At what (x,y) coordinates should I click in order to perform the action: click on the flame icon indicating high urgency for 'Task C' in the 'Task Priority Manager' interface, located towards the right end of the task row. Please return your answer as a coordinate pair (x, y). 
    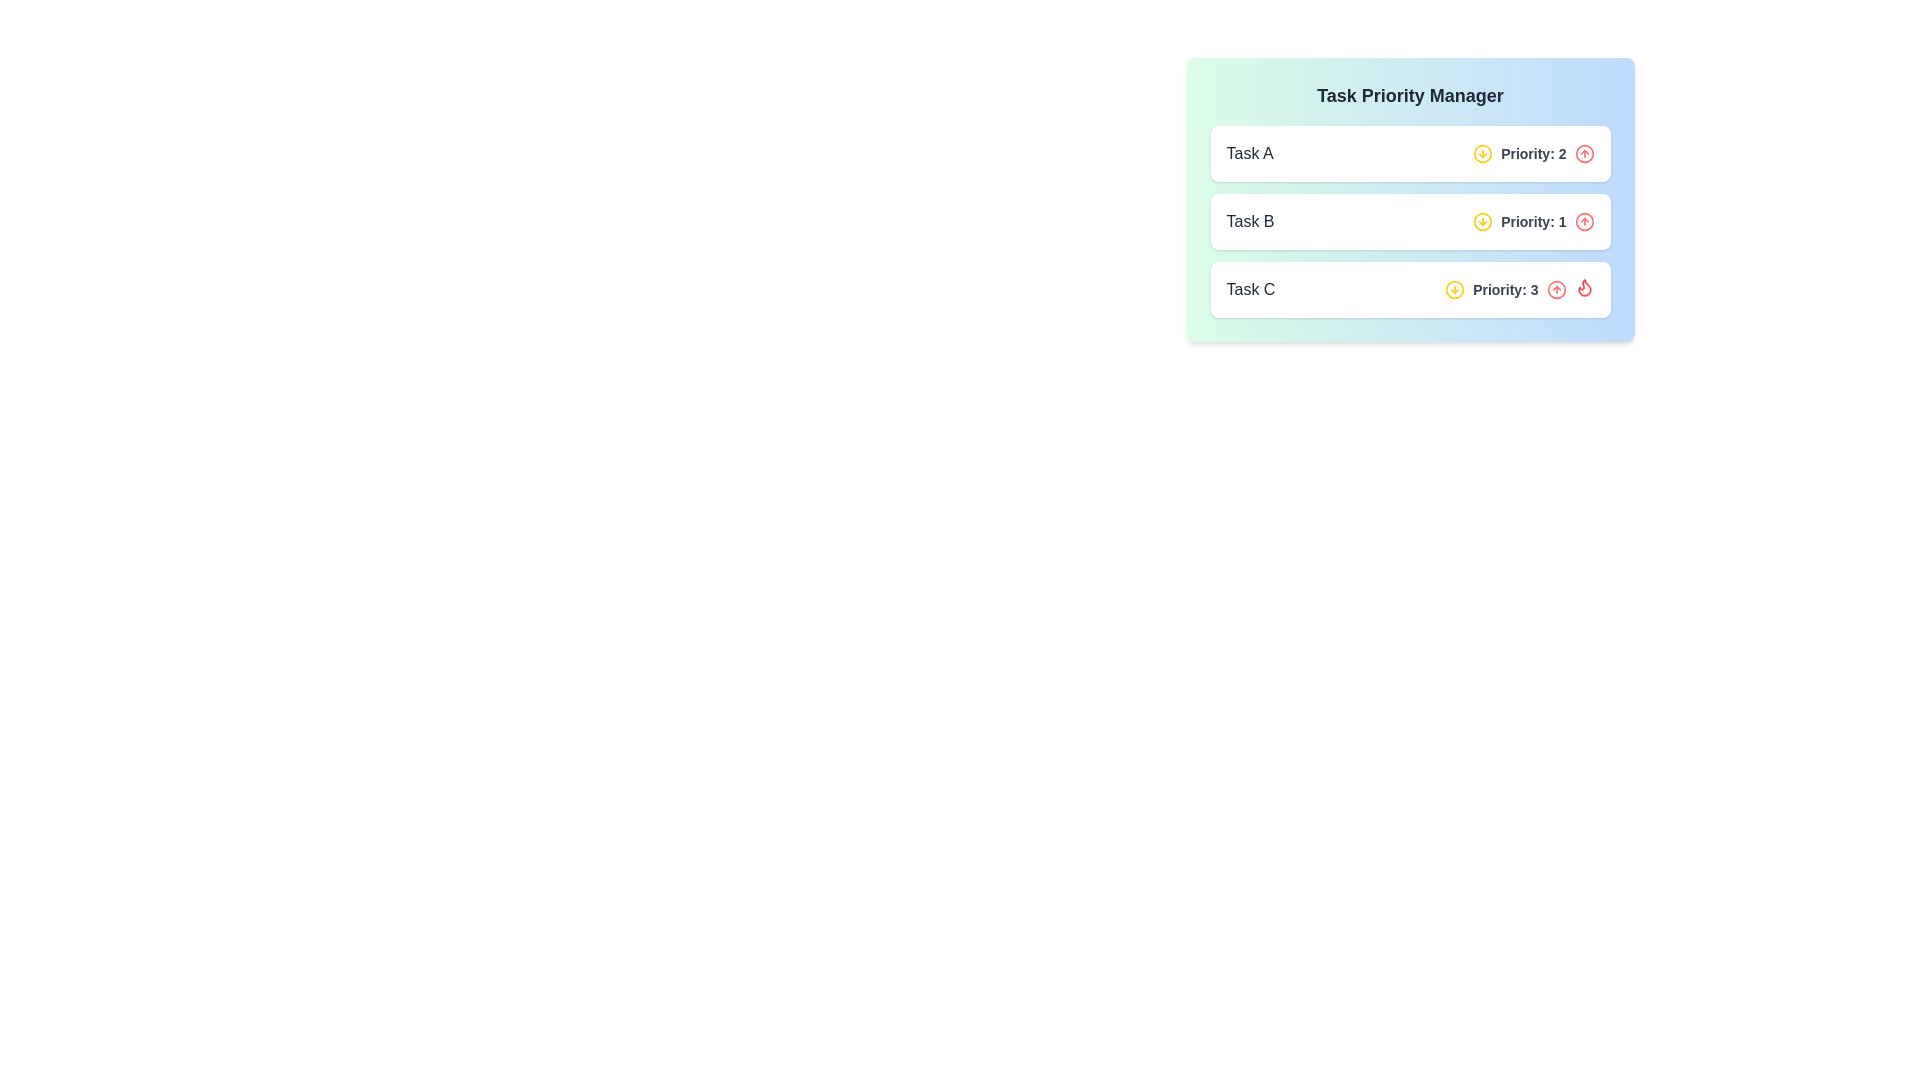
    Looking at the image, I should click on (1583, 288).